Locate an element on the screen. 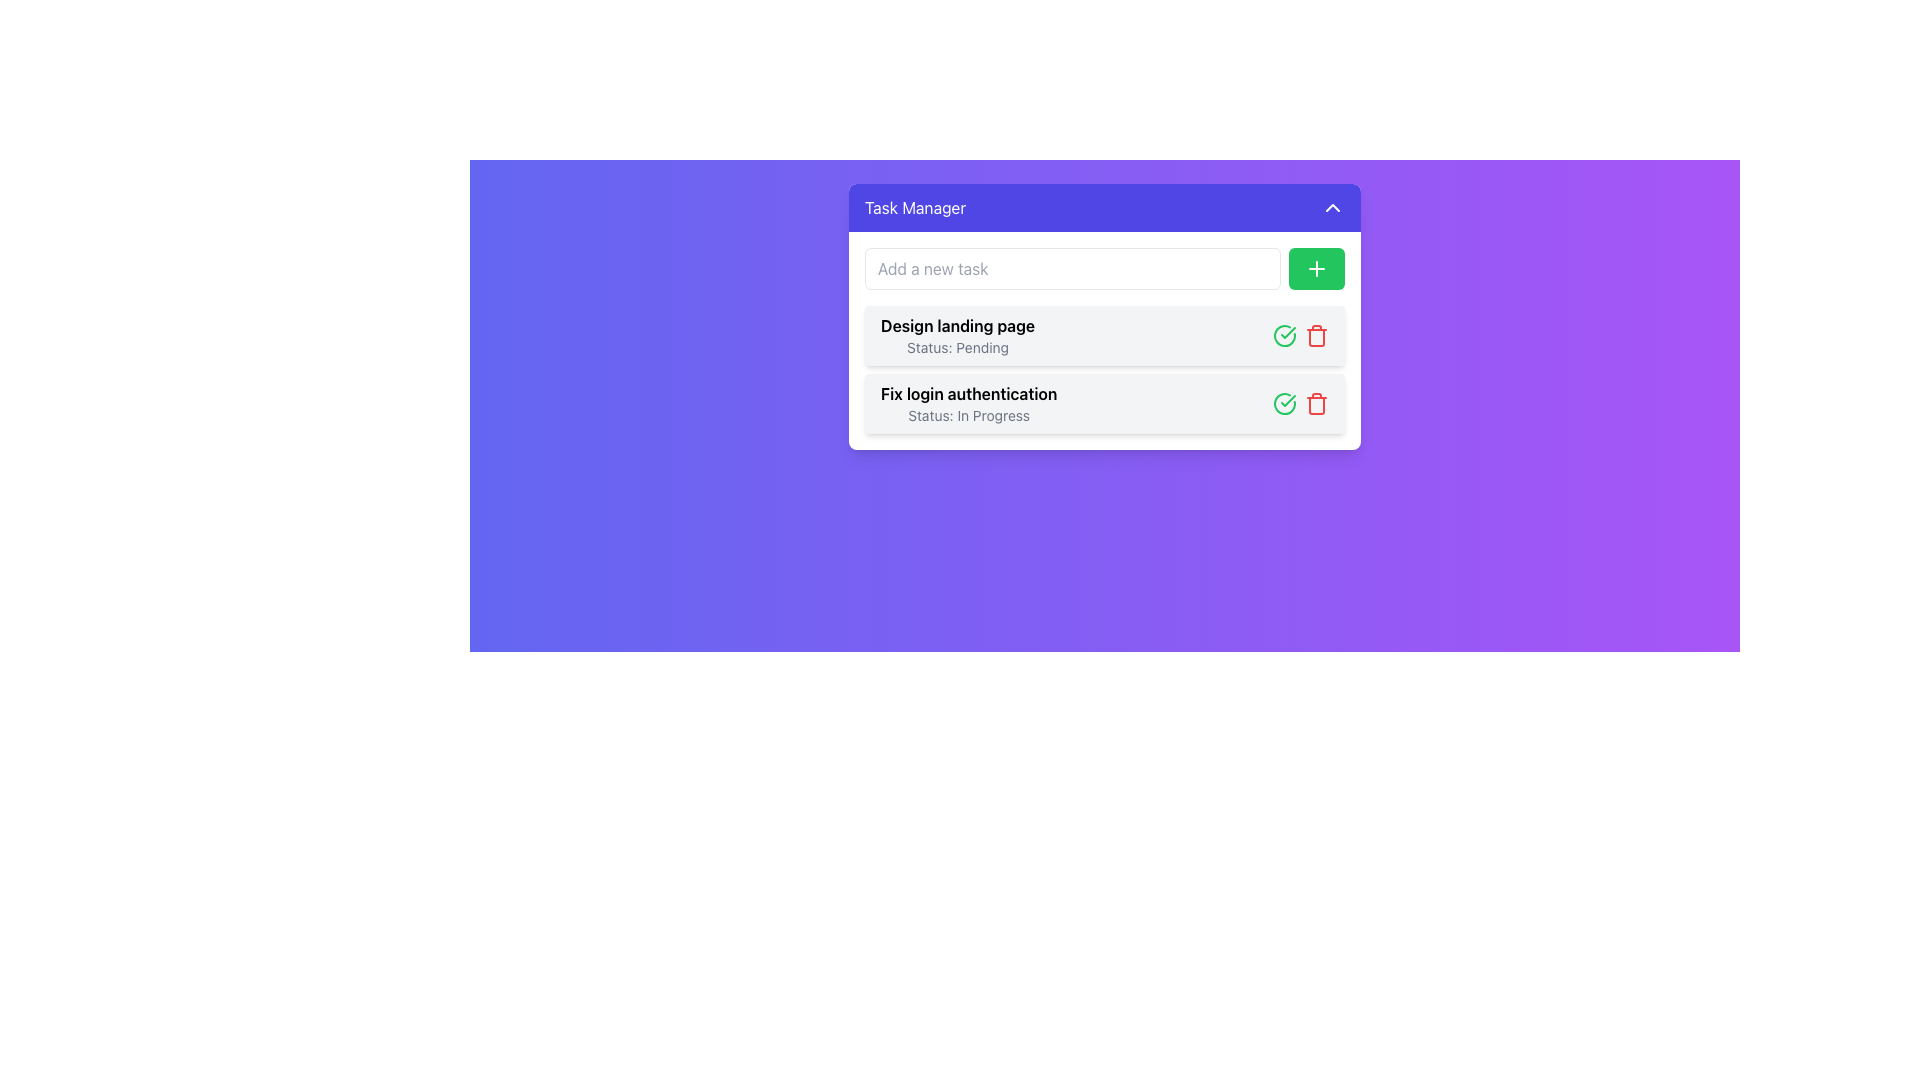 Image resolution: width=1920 pixels, height=1080 pixels. text content of the text label that displays 'Status: In Progress' located on the second task card below the title 'Fix login authentication' is located at coordinates (969, 415).